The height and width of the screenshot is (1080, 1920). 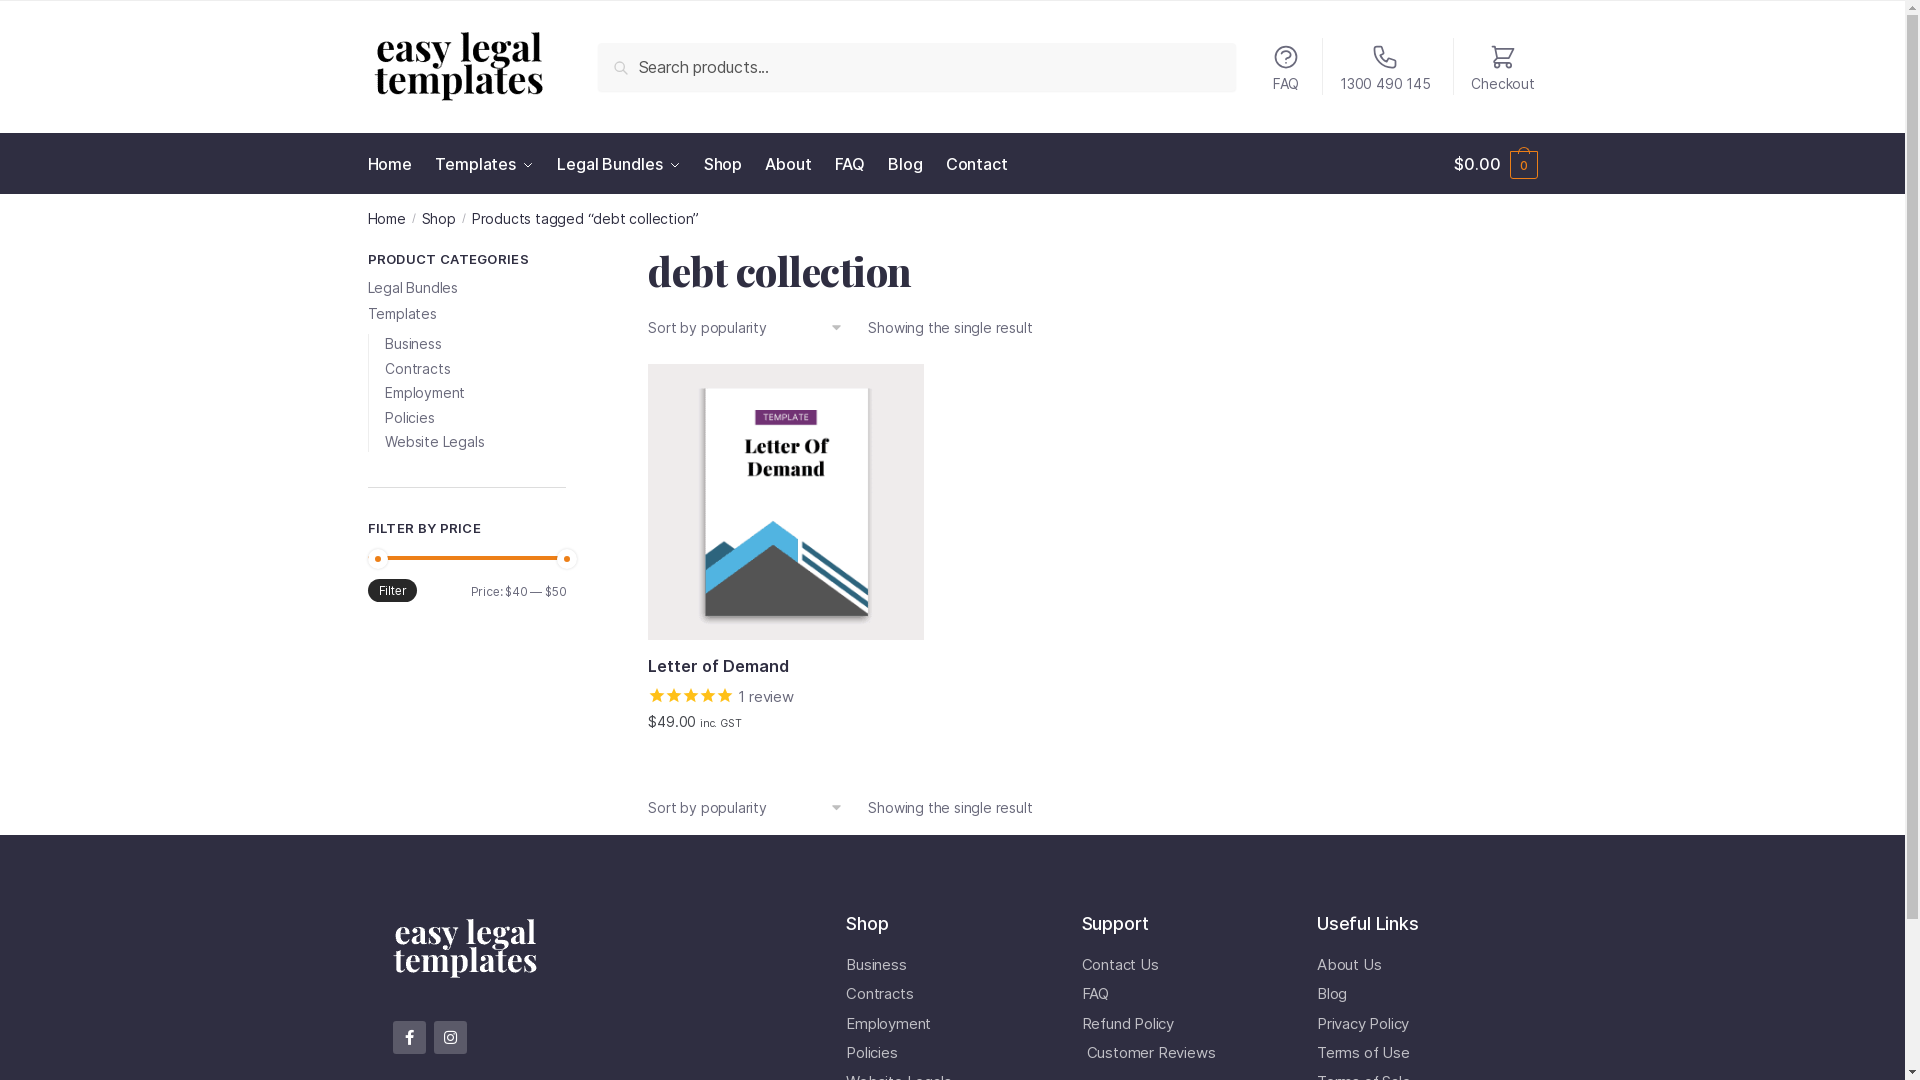 What do you see at coordinates (722, 163) in the screenshot?
I see `'Shop'` at bounding box center [722, 163].